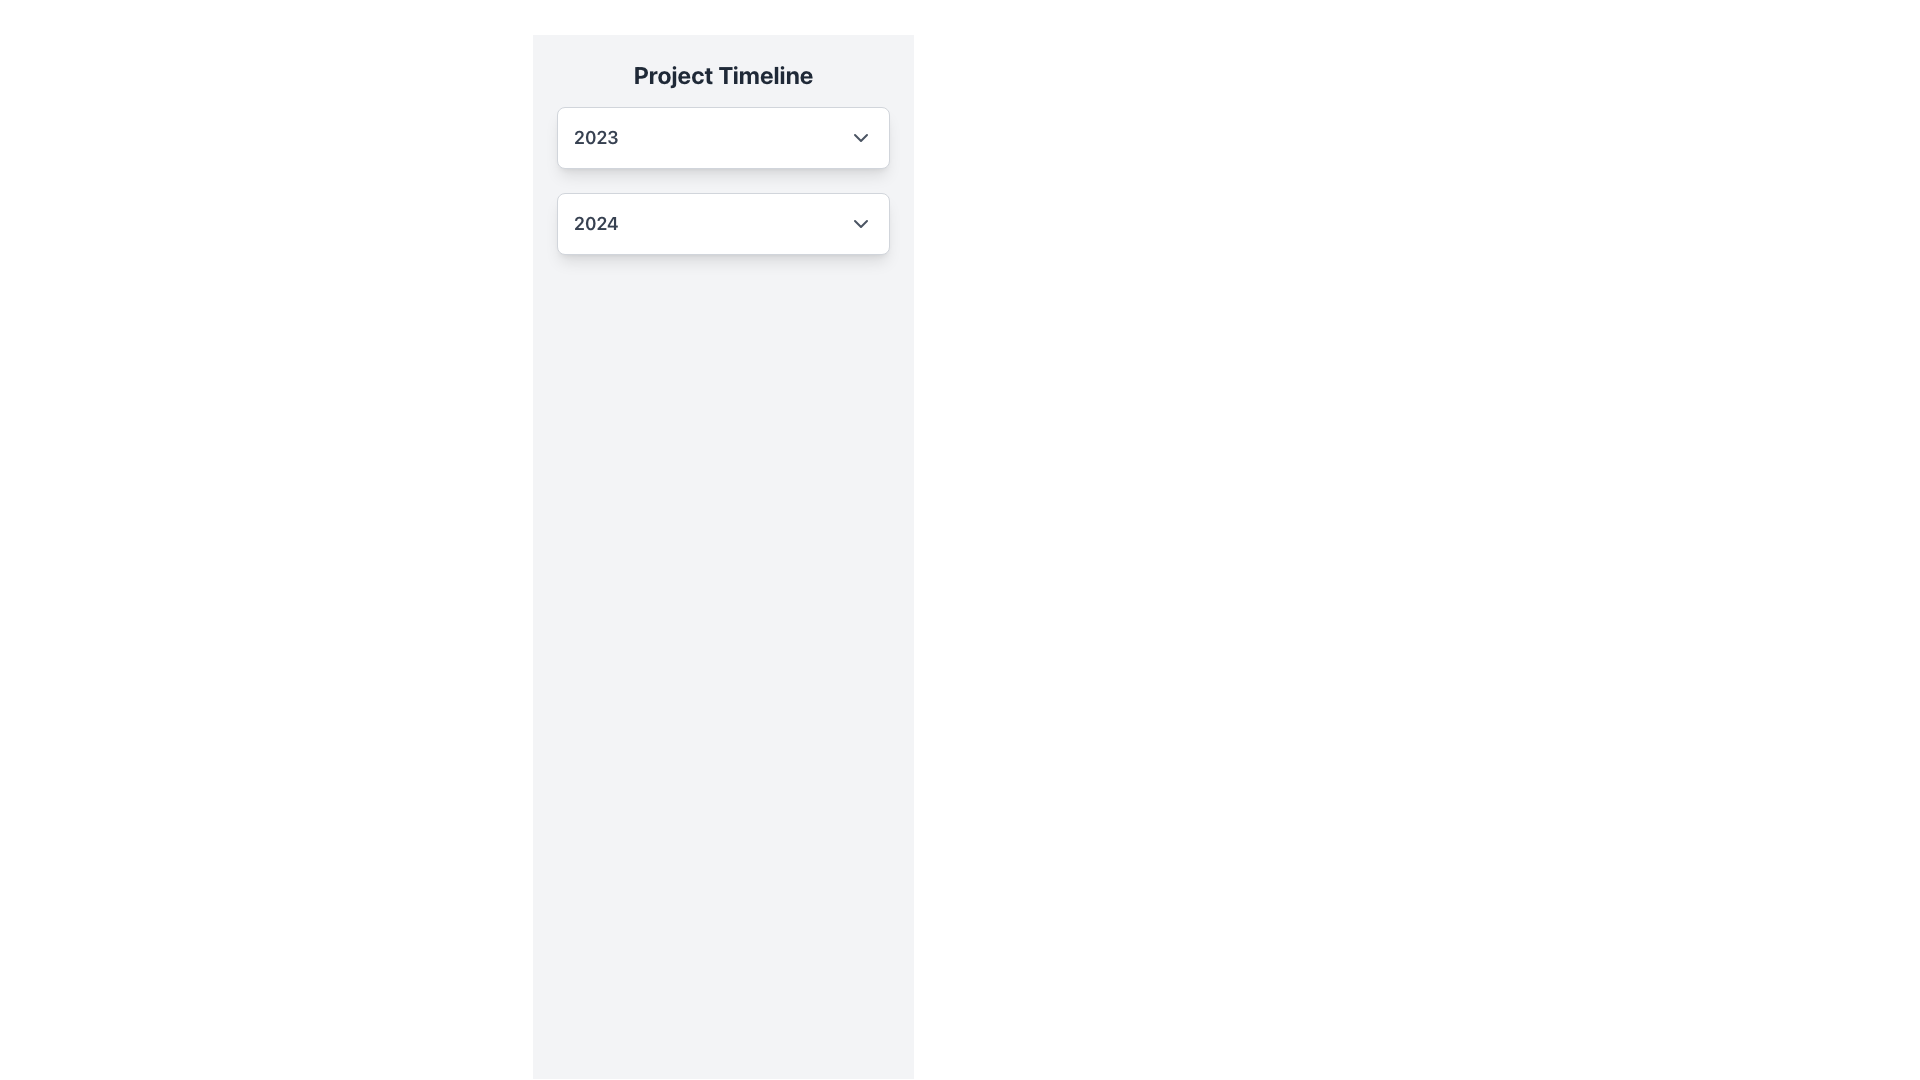 The width and height of the screenshot is (1920, 1080). Describe the element at coordinates (595, 223) in the screenshot. I see `text label representing the year 2024 in the dropdown interface located under the 'Project Timeline' header` at that location.